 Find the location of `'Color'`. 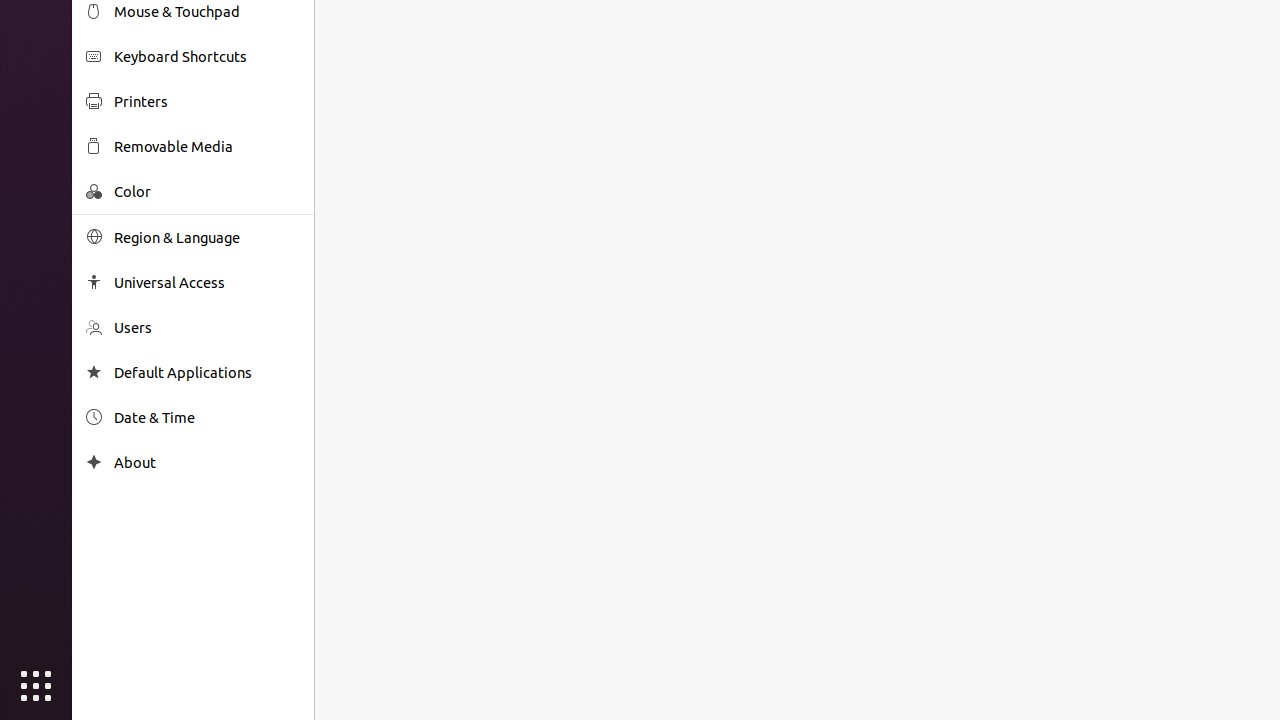

'Color' is located at coordinates (206, 191).